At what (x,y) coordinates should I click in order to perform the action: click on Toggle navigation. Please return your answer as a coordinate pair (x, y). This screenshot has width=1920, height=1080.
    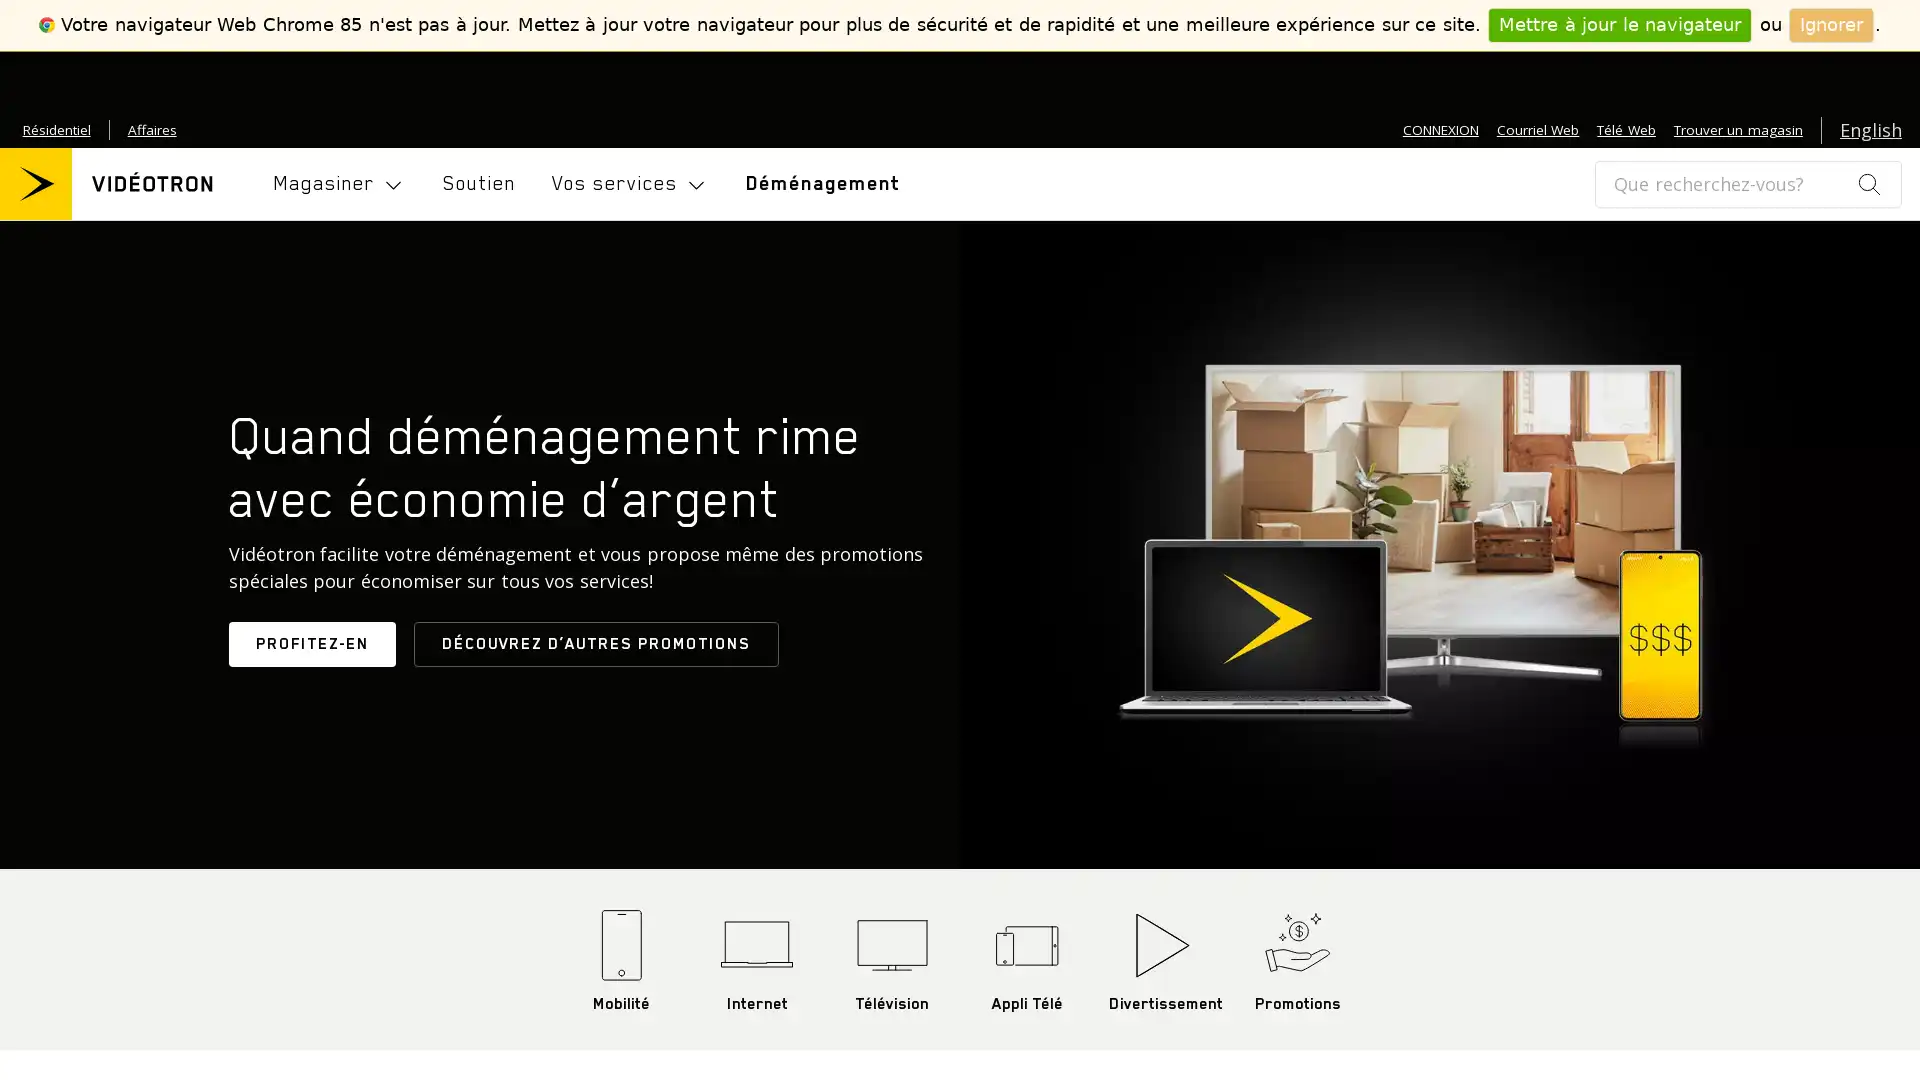
    Looking at the image, I should click on (340, 184).